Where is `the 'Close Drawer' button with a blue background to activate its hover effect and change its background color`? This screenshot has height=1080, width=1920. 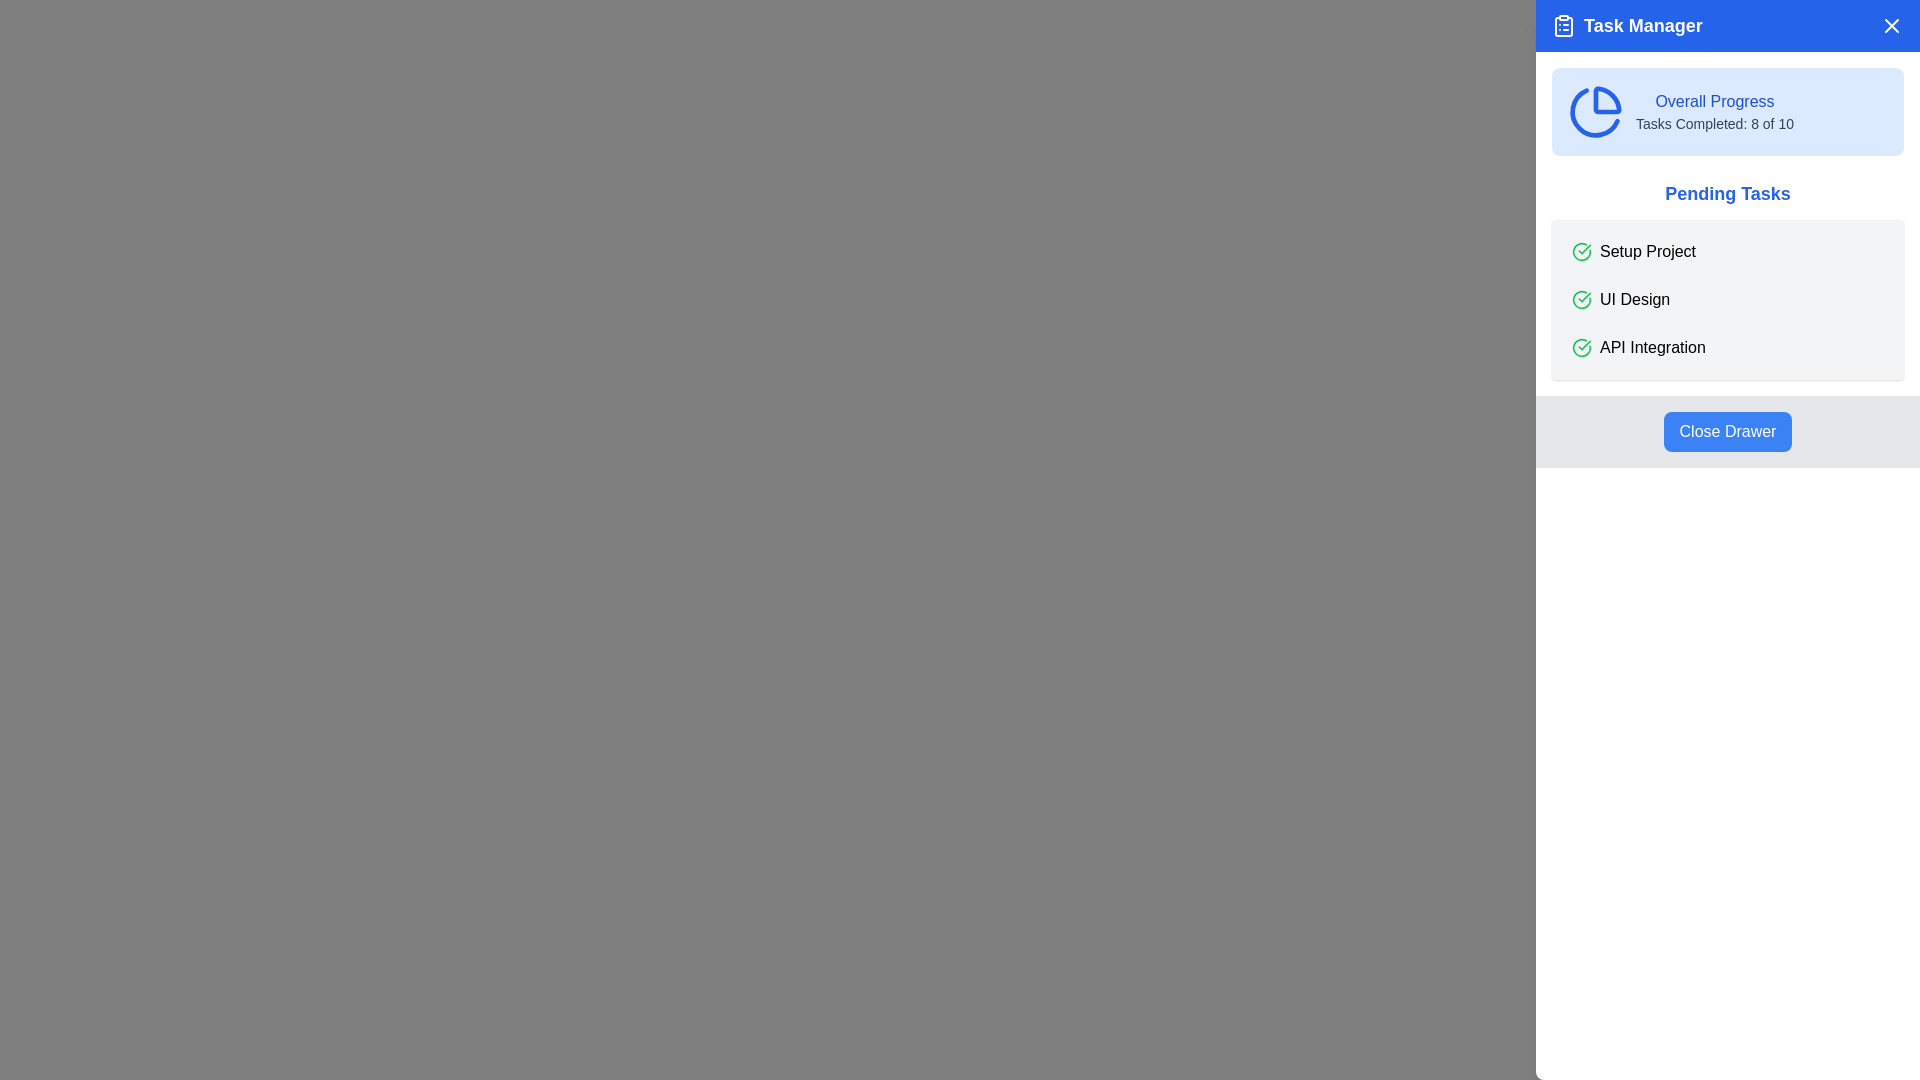 the 'Close Drawer' button with a blue background to activate its hover effect and change its background color is located at coordinates (1727, 431).